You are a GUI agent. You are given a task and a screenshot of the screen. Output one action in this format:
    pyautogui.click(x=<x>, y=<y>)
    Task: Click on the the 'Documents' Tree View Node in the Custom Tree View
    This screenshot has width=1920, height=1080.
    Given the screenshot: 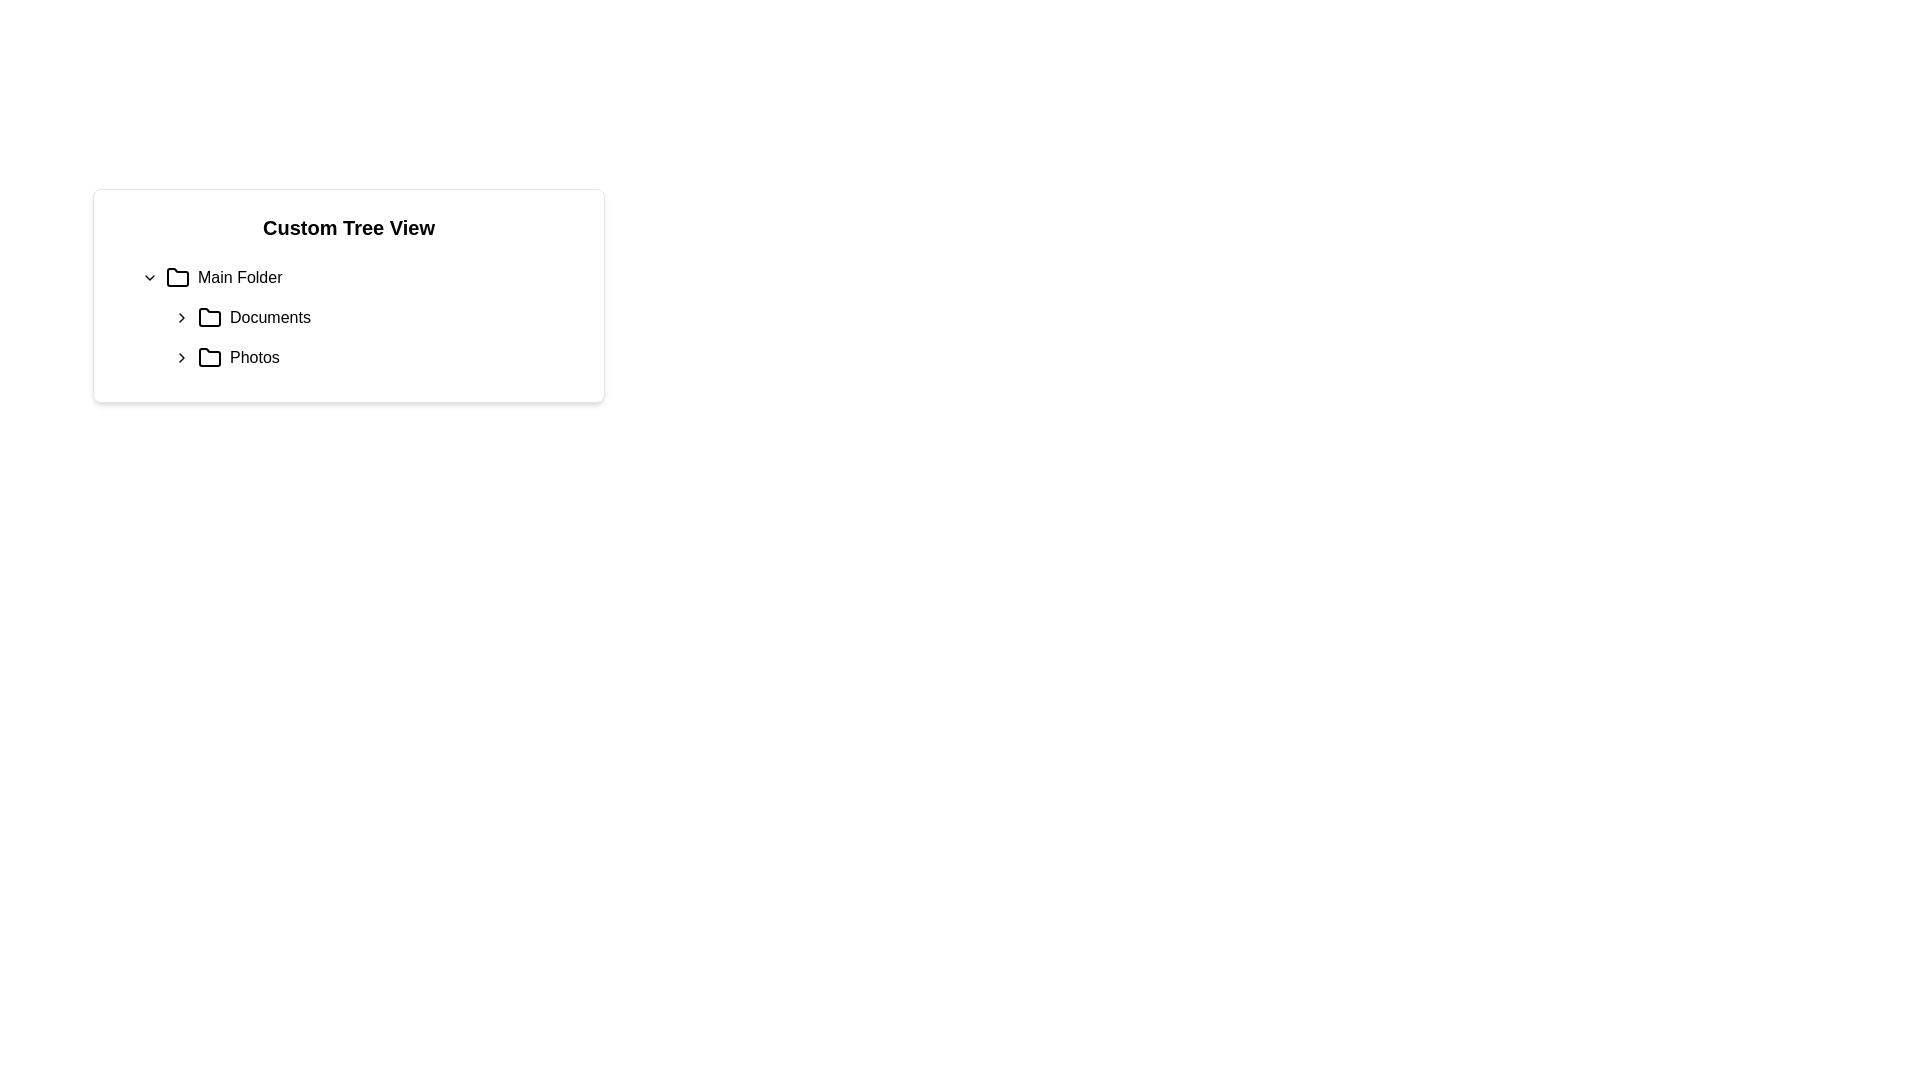 What is the action you would take?
    pyautogui.click(x=373, y=316)
    